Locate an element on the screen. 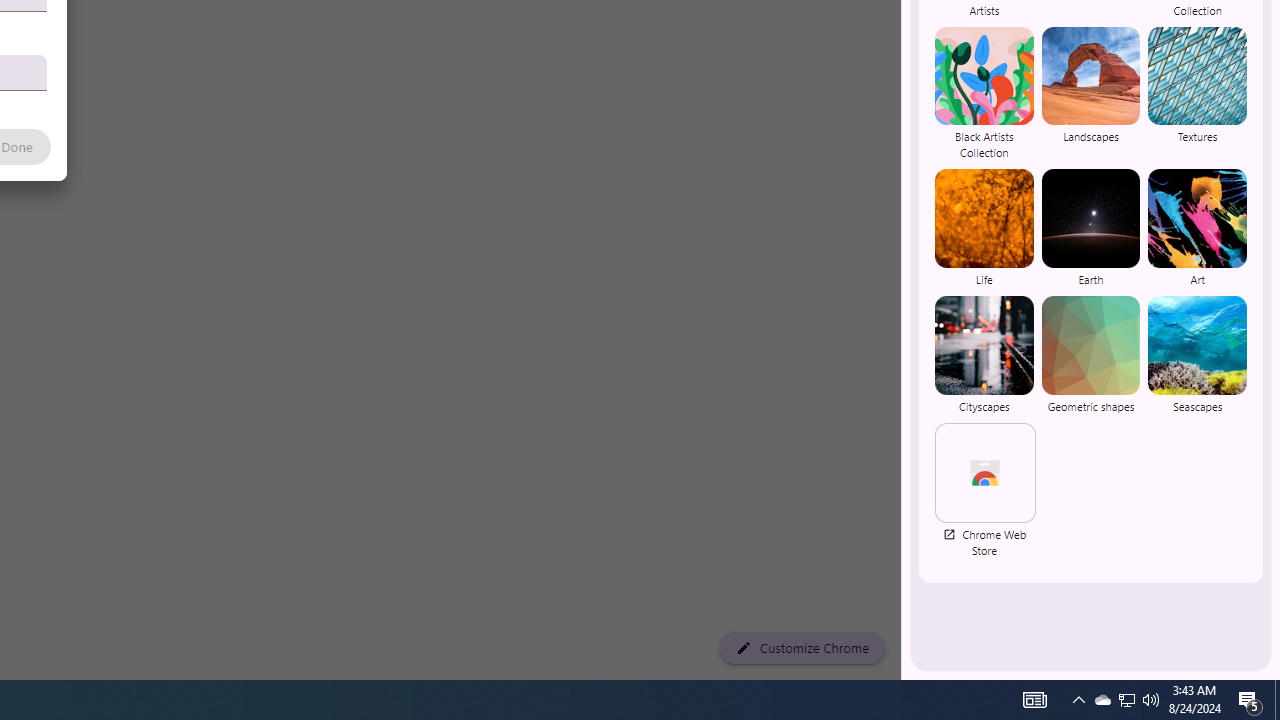  'Cityscapes' is located at coordinates (984, 353).